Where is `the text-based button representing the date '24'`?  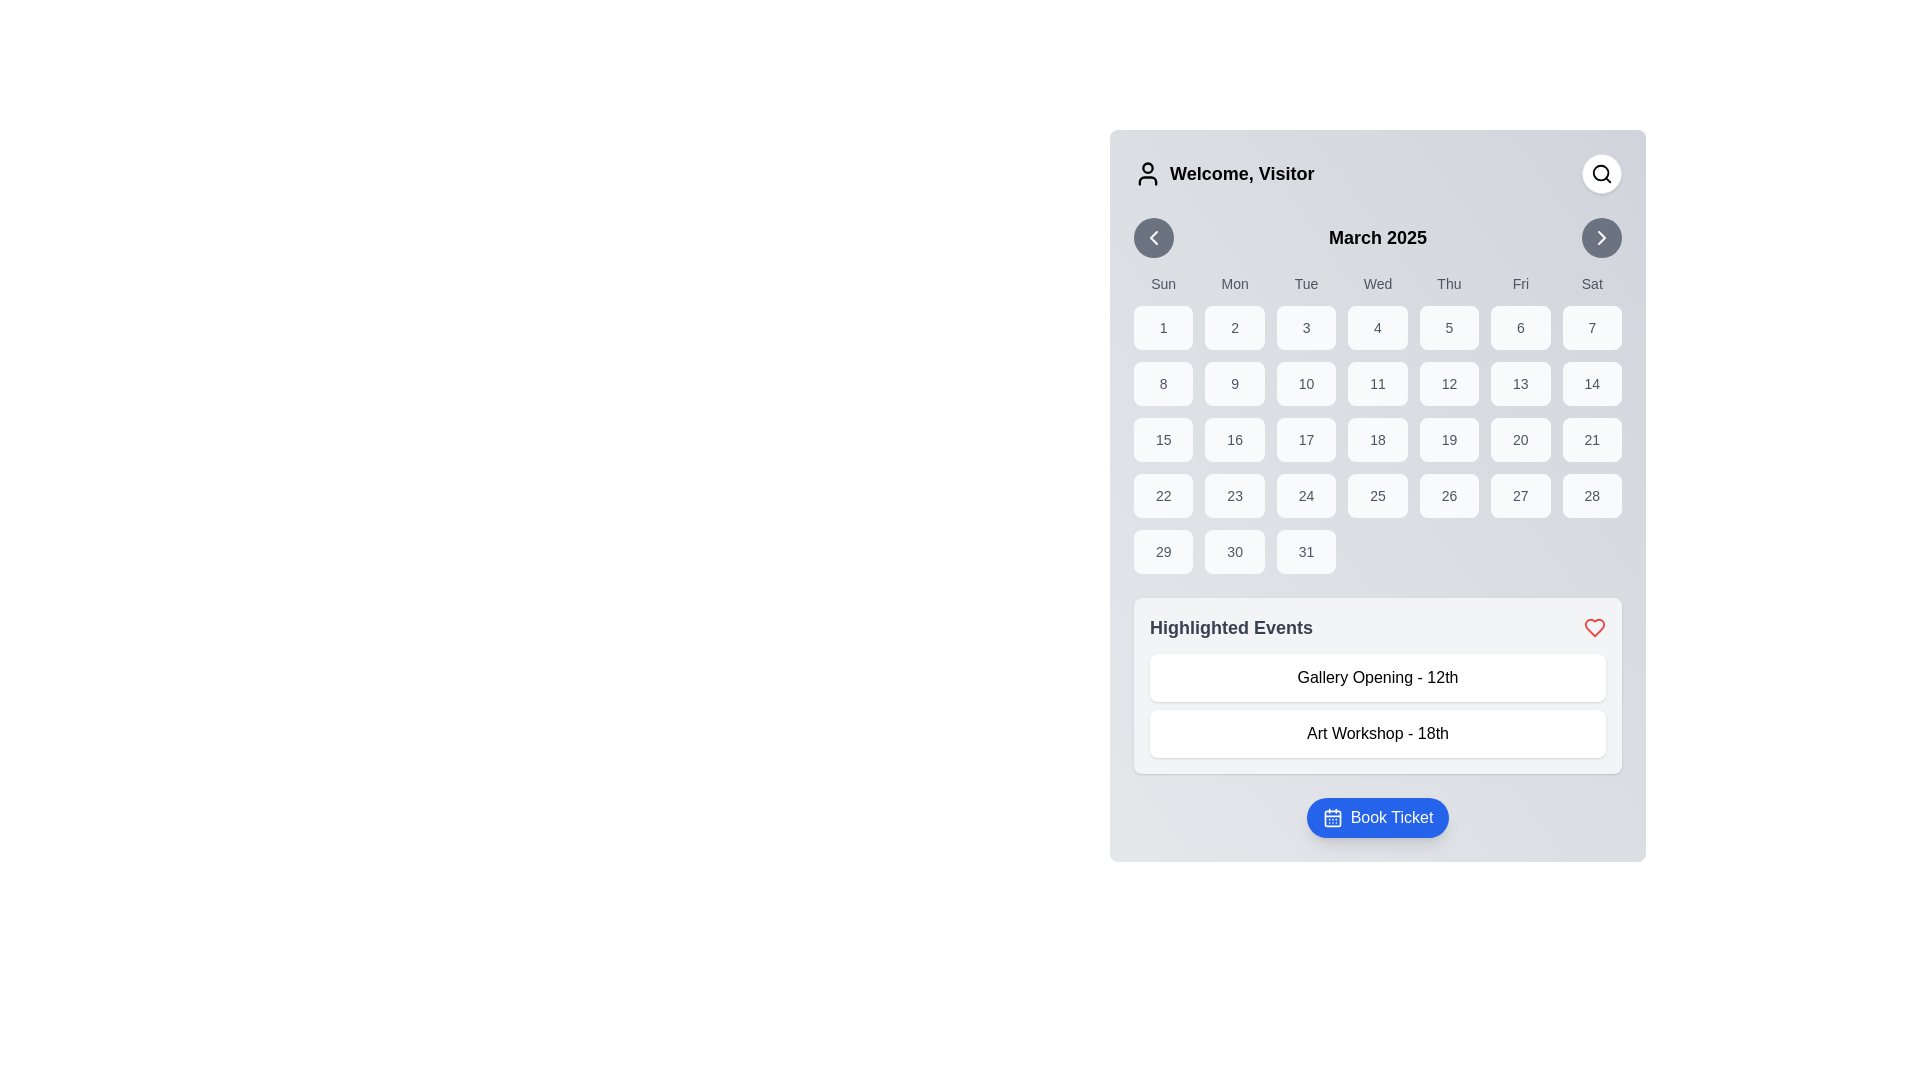
the text-based button representing the date '24' is located at coordinates (1306, 495).